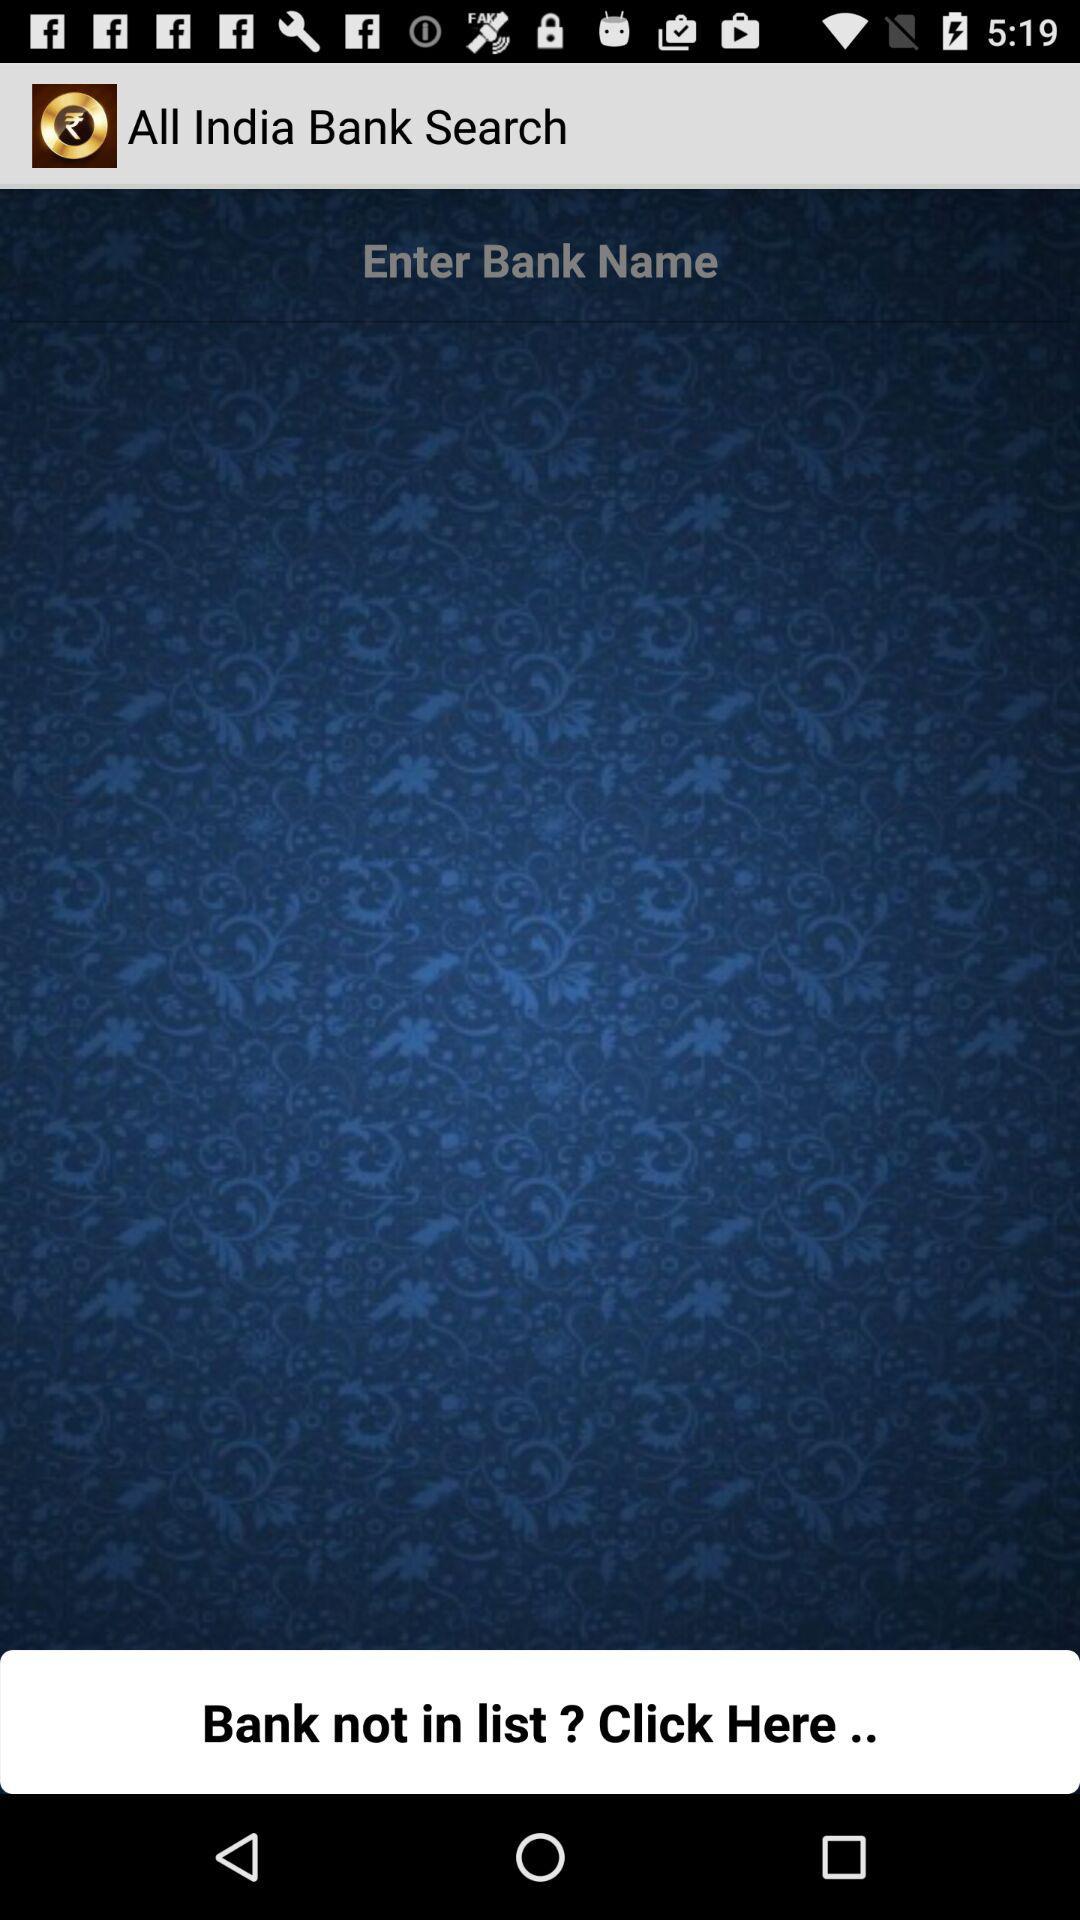 The image size is (1080, 1920). Describe the element at coordinates (540, 976) in the screenshot. I see `button above the bank not in` at that location.